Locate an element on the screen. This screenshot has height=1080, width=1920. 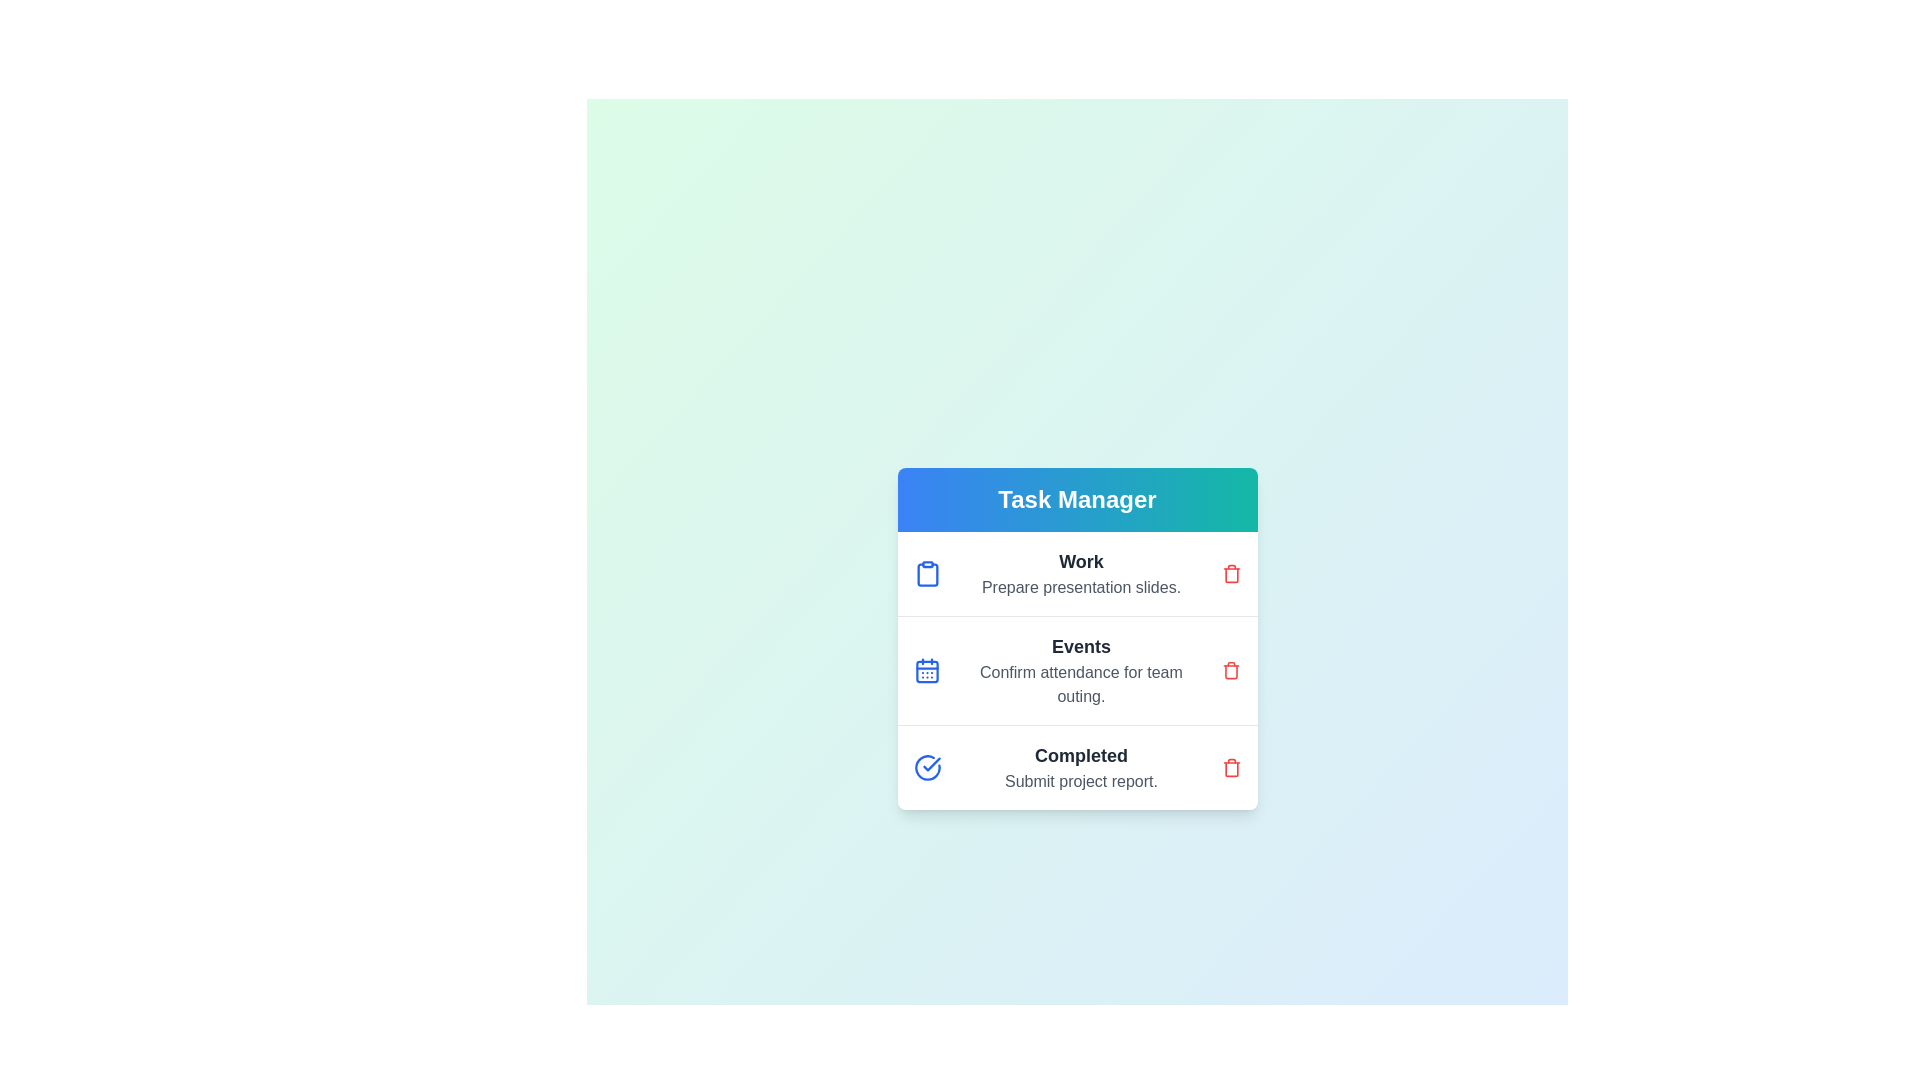
the task icon check_circle to interact with it is located at coordinates (926, 766).